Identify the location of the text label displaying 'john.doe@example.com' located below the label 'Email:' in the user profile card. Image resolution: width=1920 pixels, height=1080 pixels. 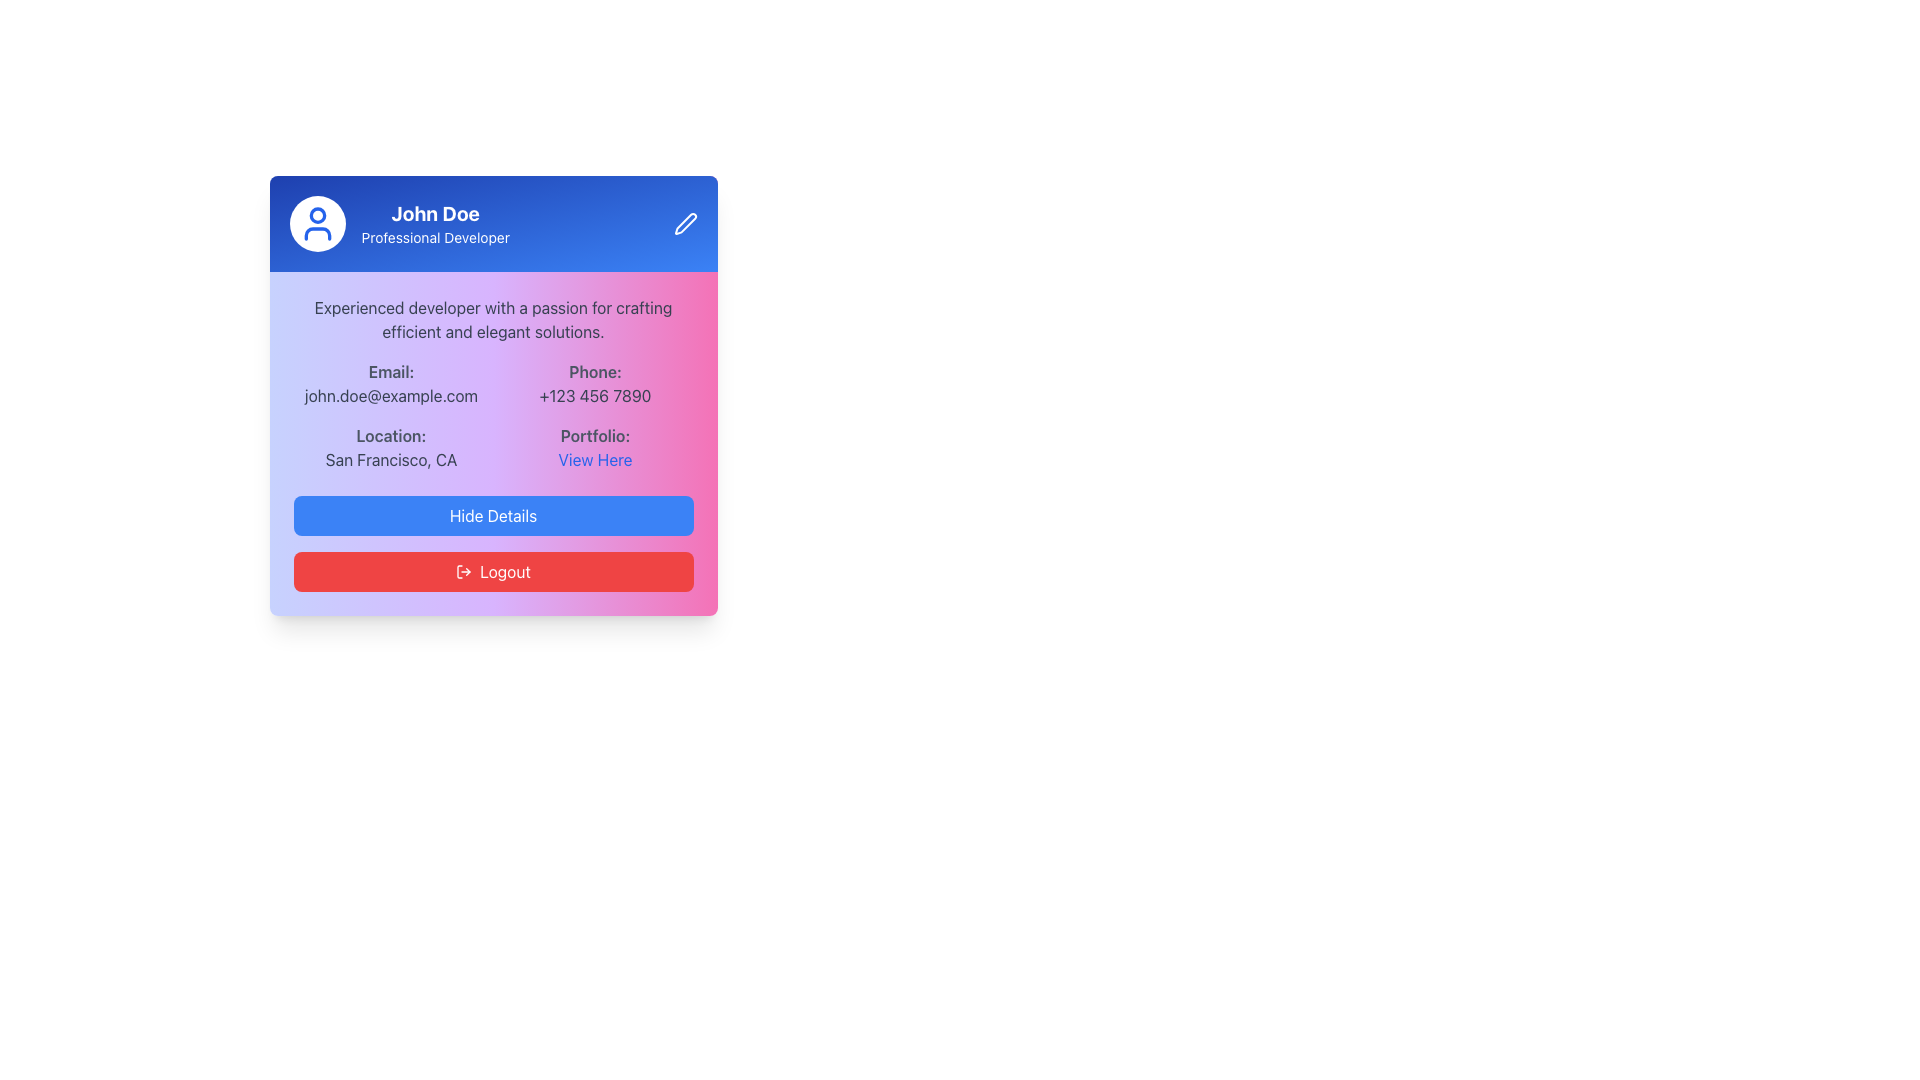
(391, 396).